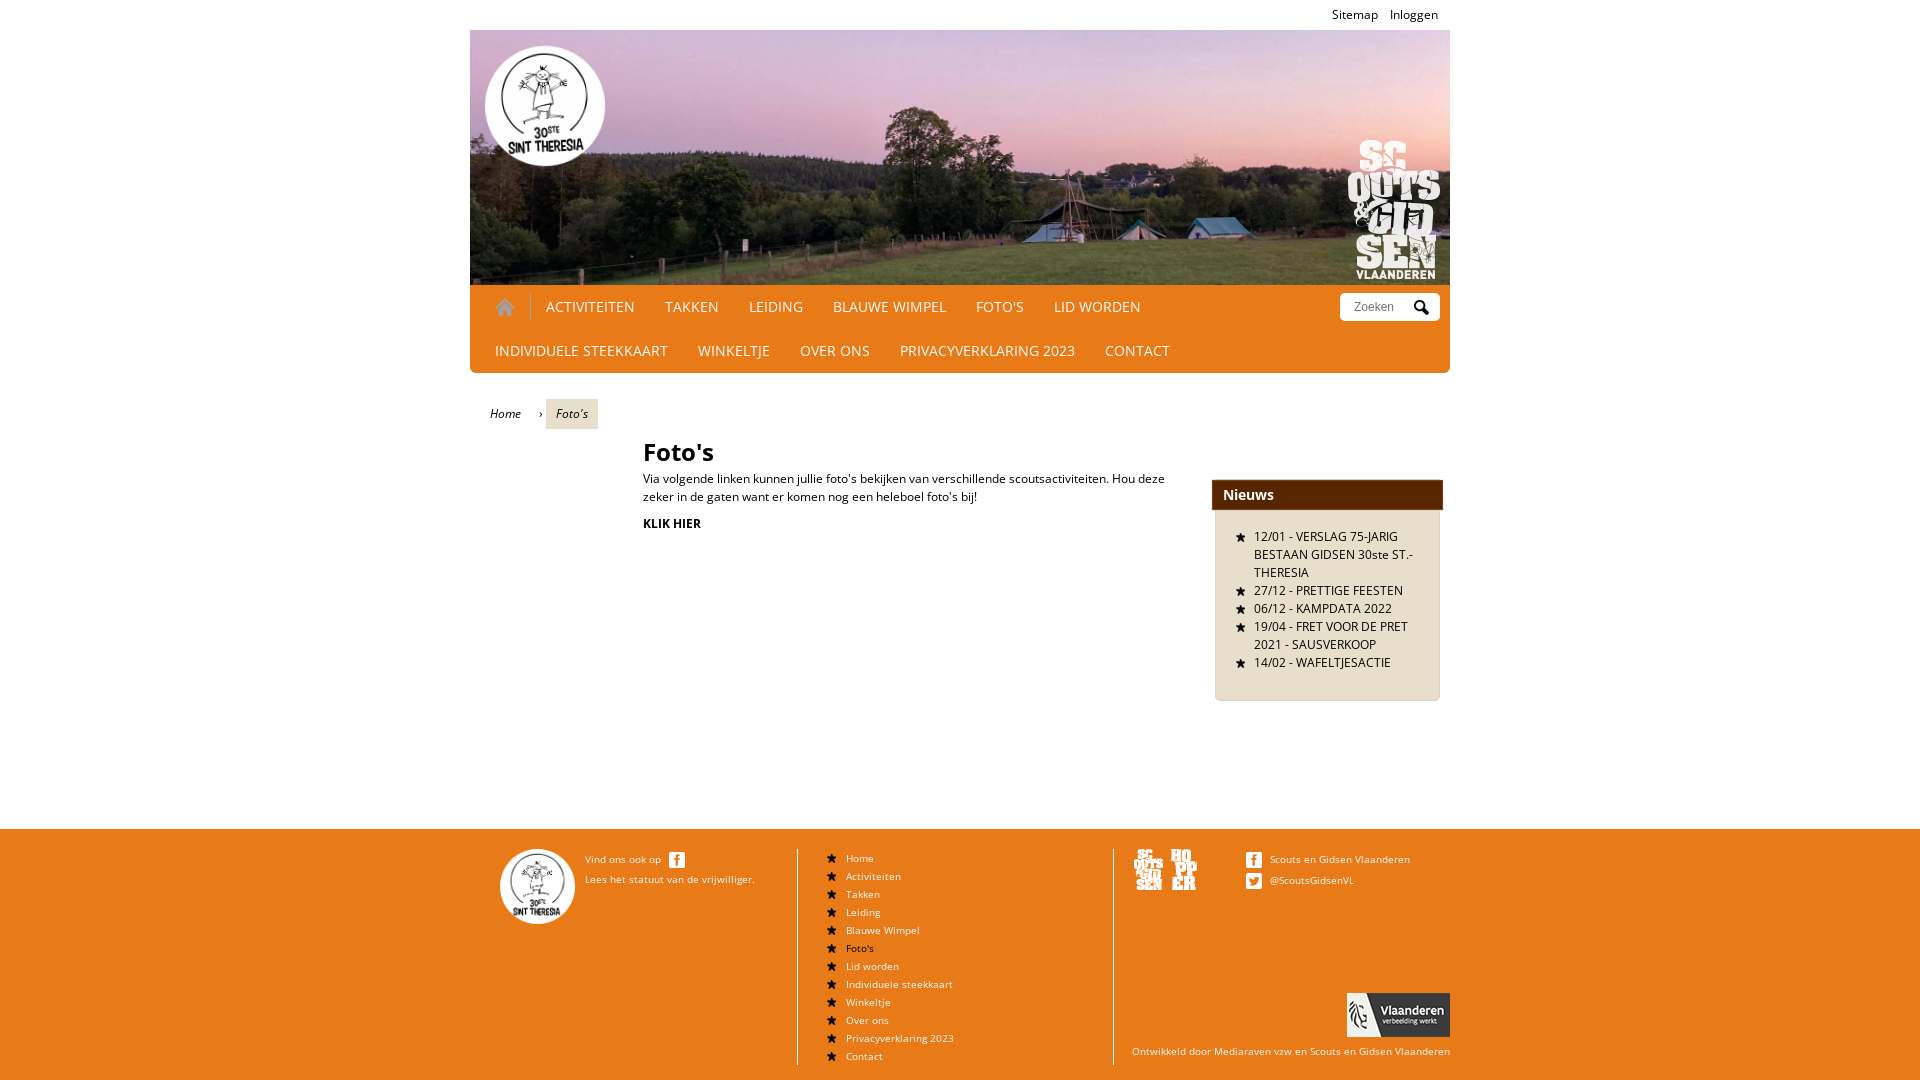 The width and height of the screenshot is (1920, 1080). Describe the element at coordinates (546, 306) in the screenshot. I see `'ACTIVITEITEN'` at that location.